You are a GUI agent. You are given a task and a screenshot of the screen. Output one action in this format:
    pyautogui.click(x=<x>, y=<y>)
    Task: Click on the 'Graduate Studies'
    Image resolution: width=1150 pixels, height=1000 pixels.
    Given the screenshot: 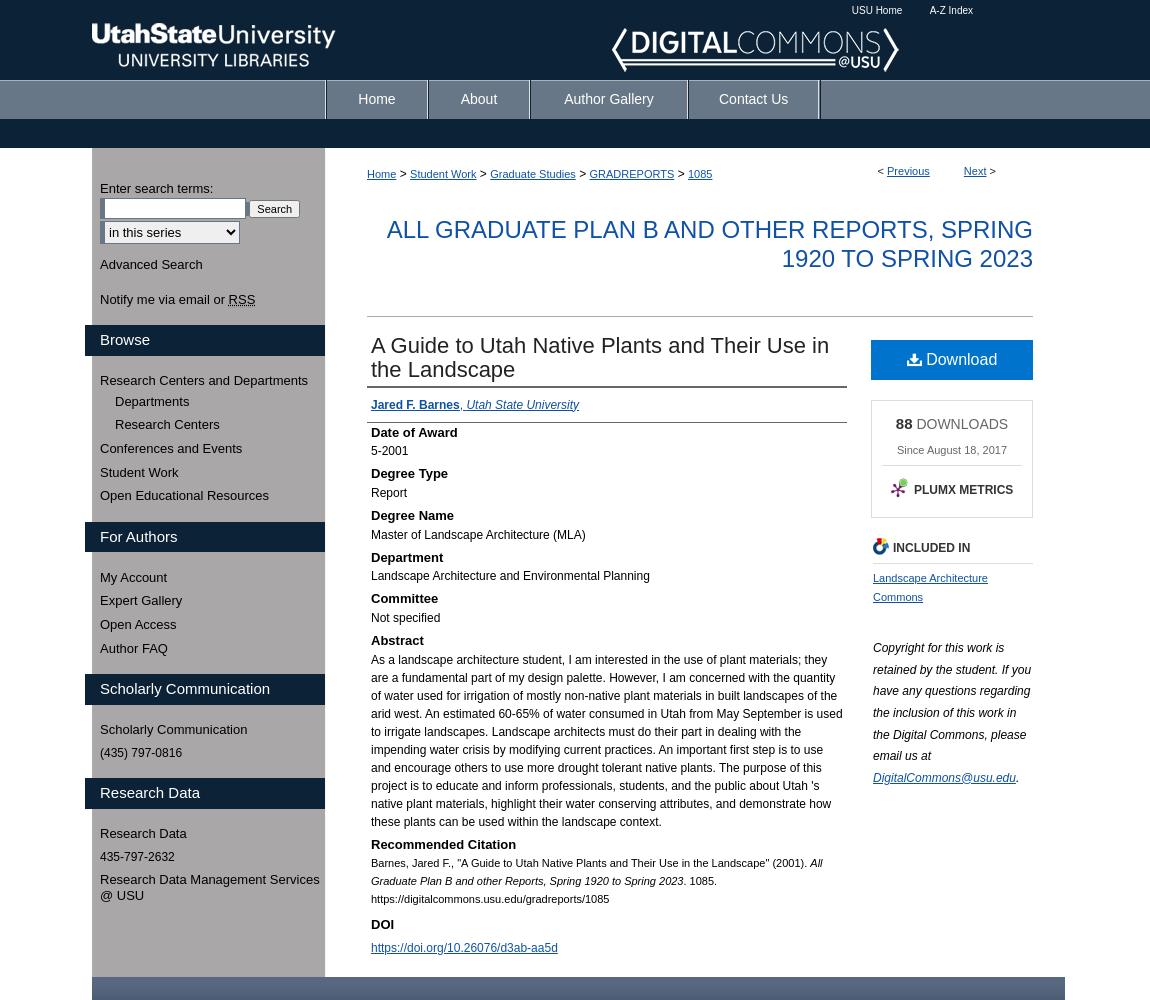 What is the action you would take?
    pyautogui.click(x=532, y=174)
    